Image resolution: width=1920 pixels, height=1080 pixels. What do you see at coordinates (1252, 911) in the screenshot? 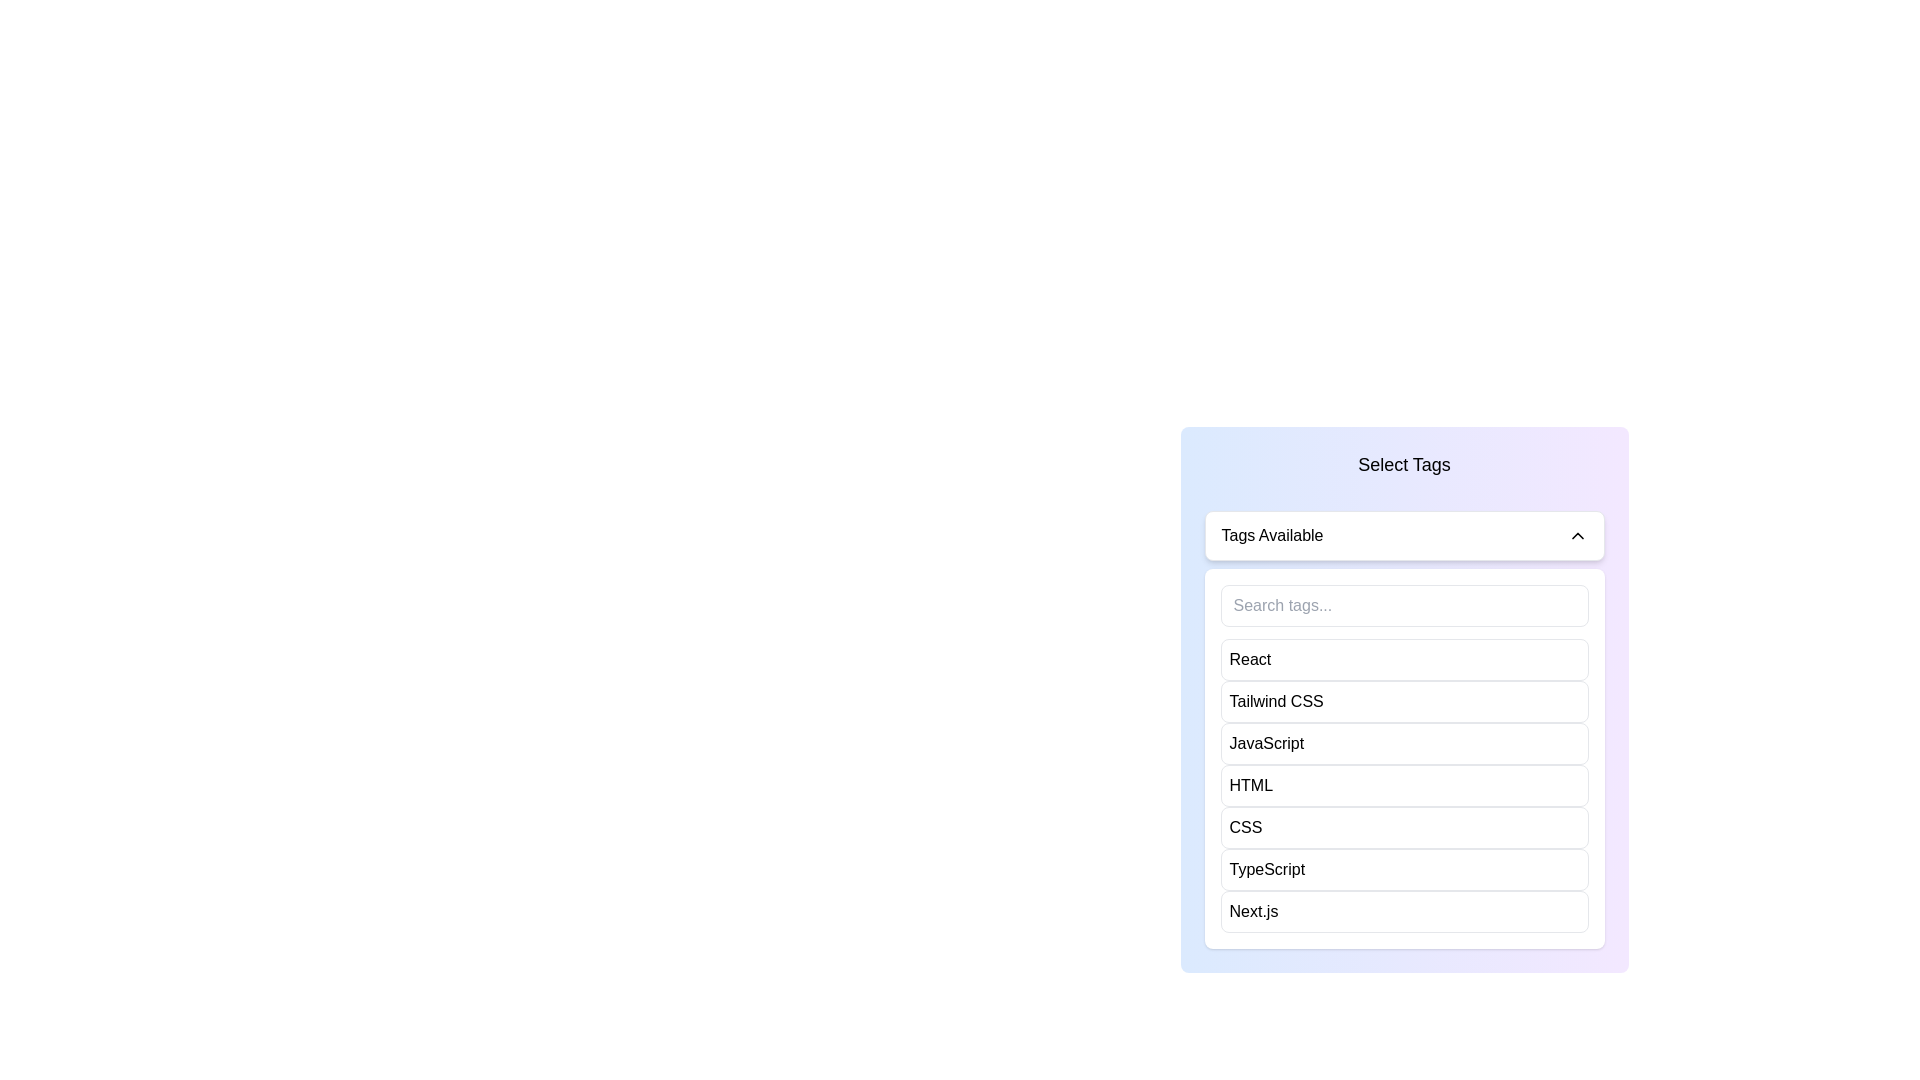
I see `the 'Next.js' text label, which is a plain black text item located at the bottom of a vertical list inside a dropdown interface` at bounding box center [1252, 911].